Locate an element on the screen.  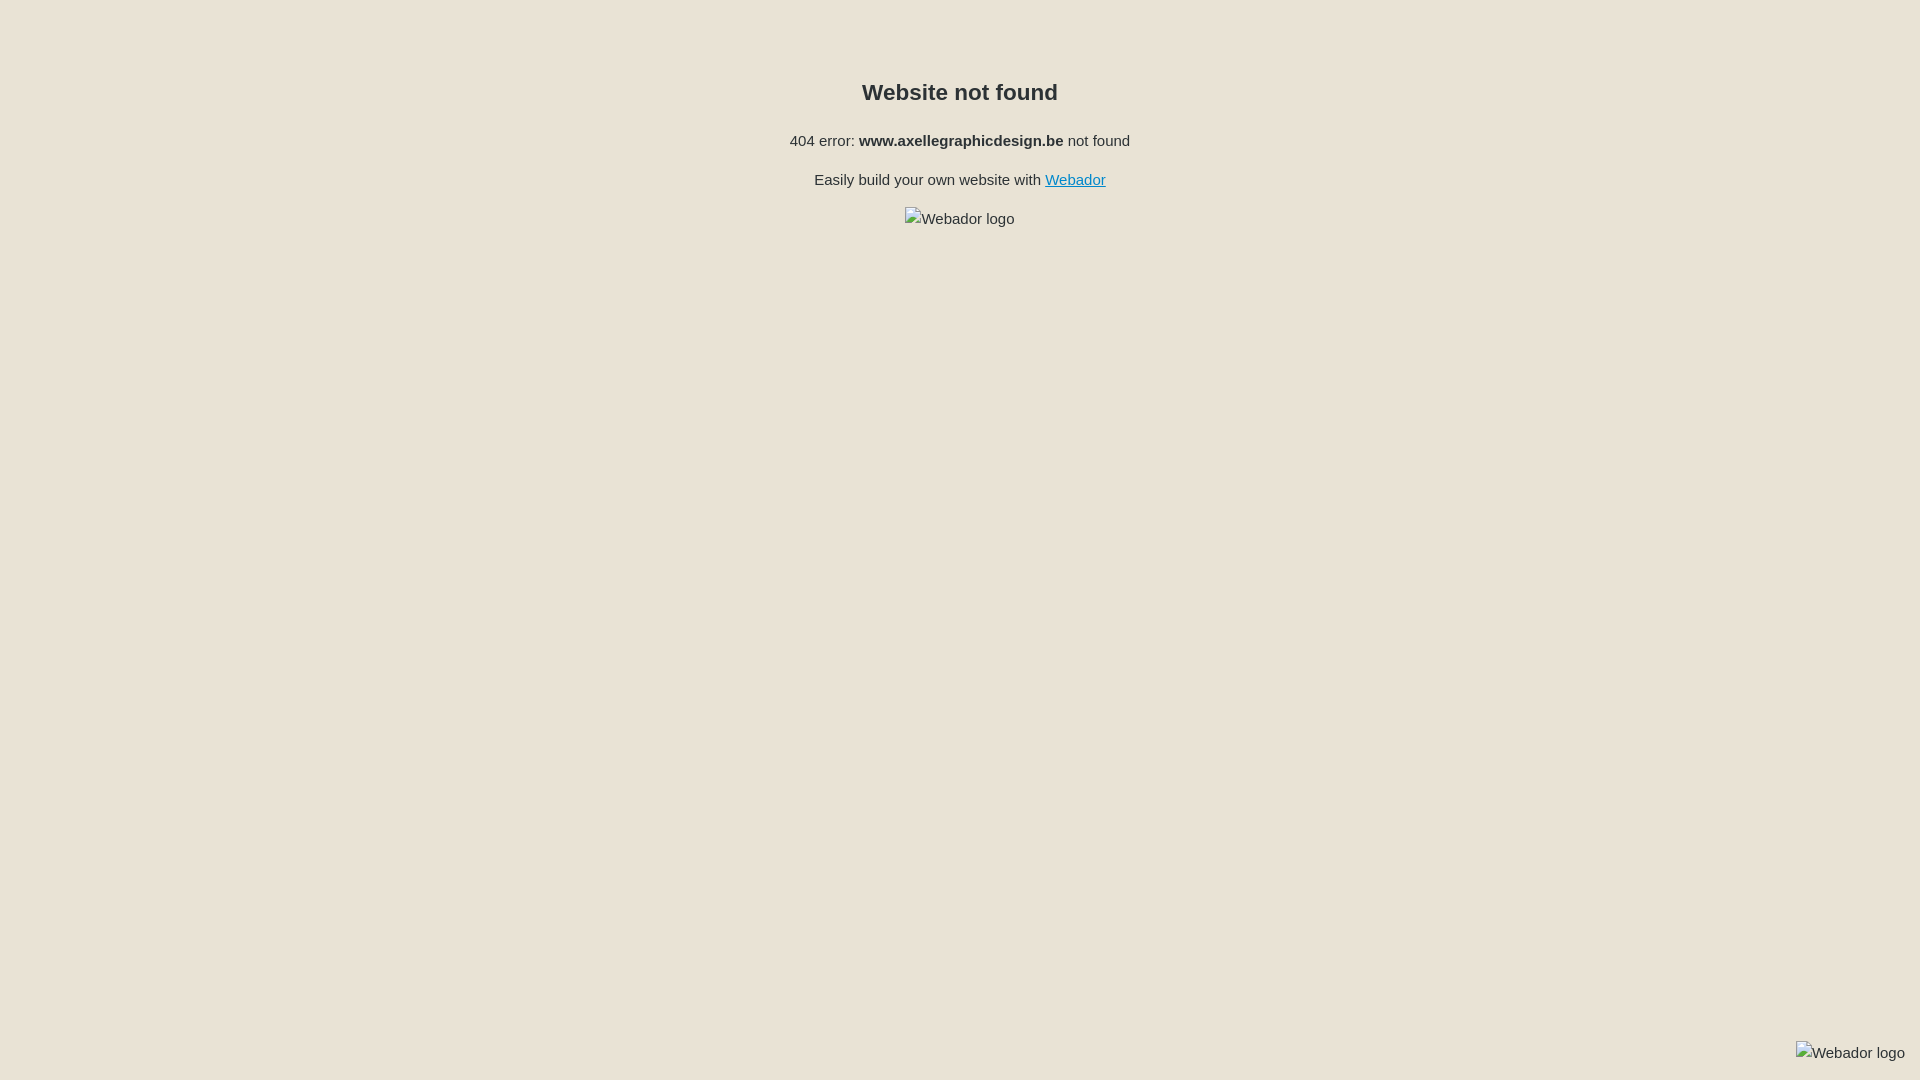
'Webador' is located at coordinates (1074, 178).